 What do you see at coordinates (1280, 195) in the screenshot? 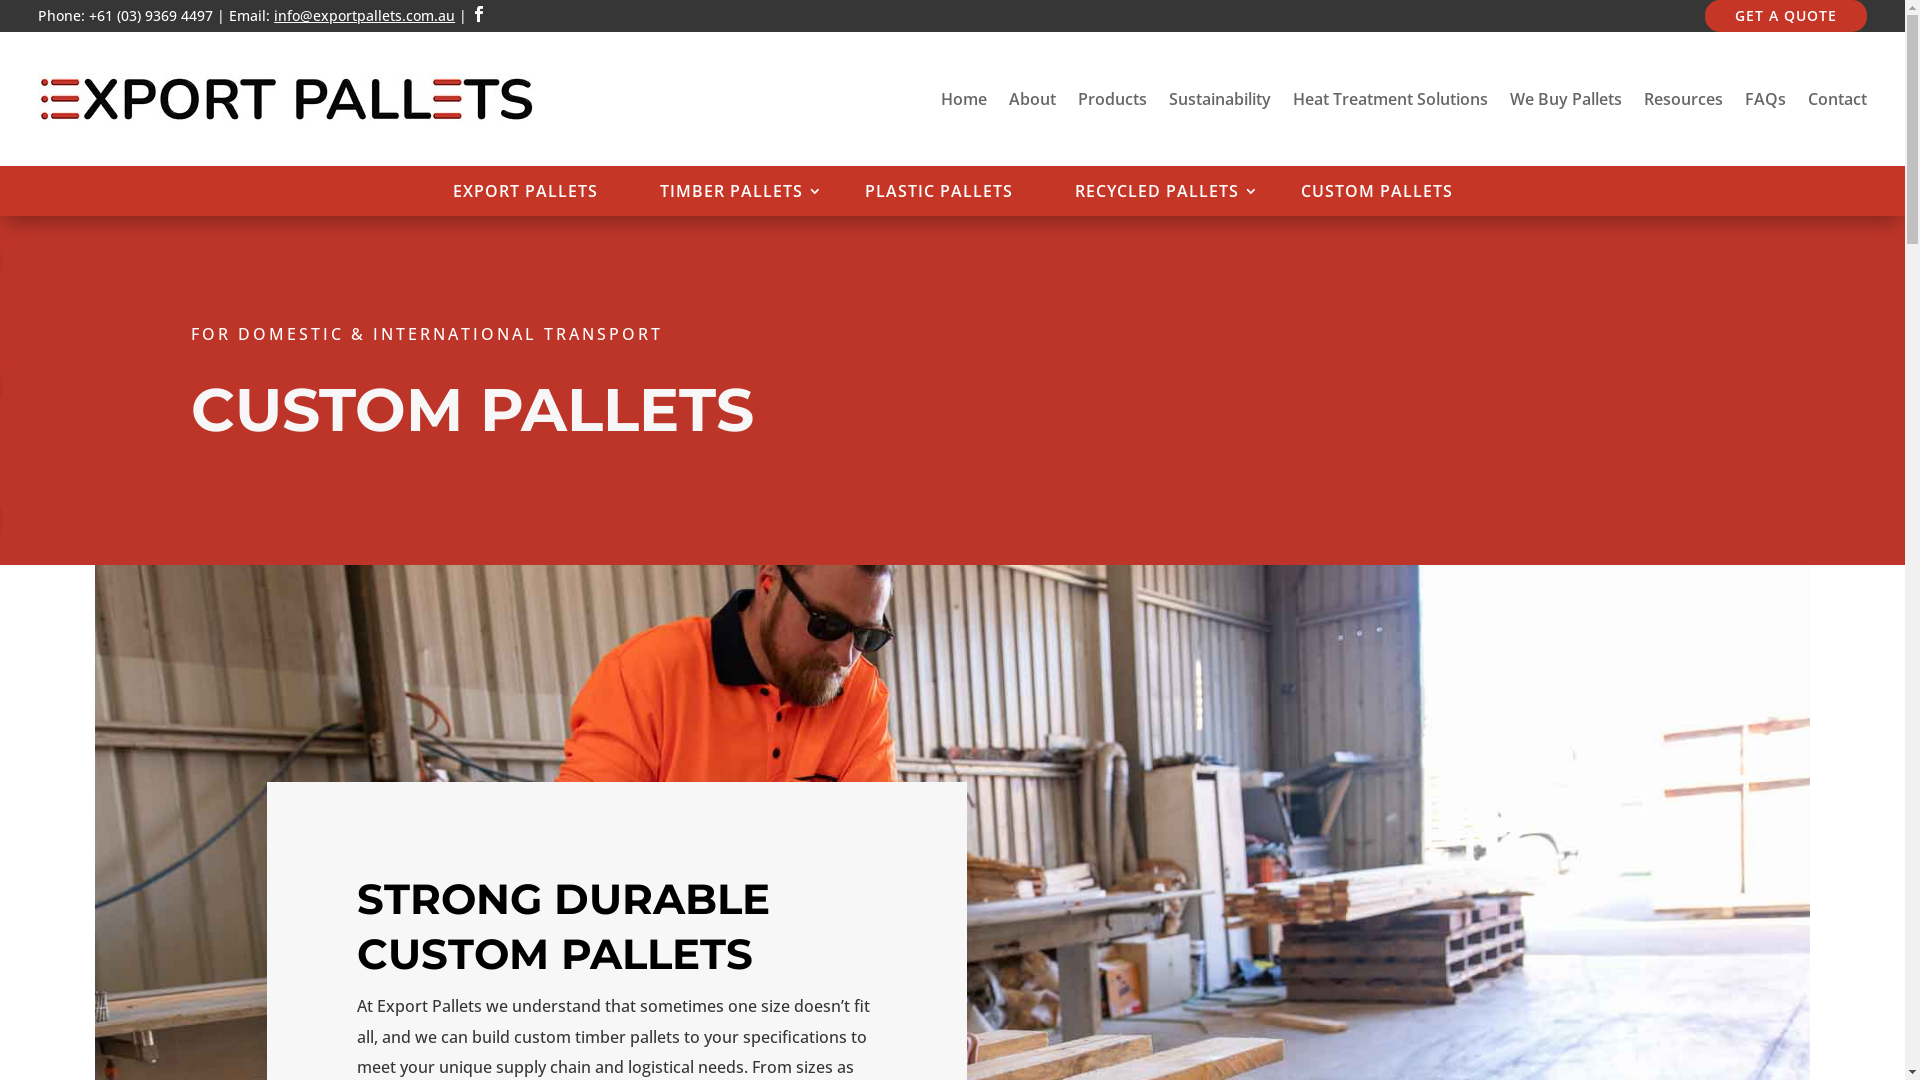
I see `'CUSTOM PALLETS'` at bounding box center [1280, 195].